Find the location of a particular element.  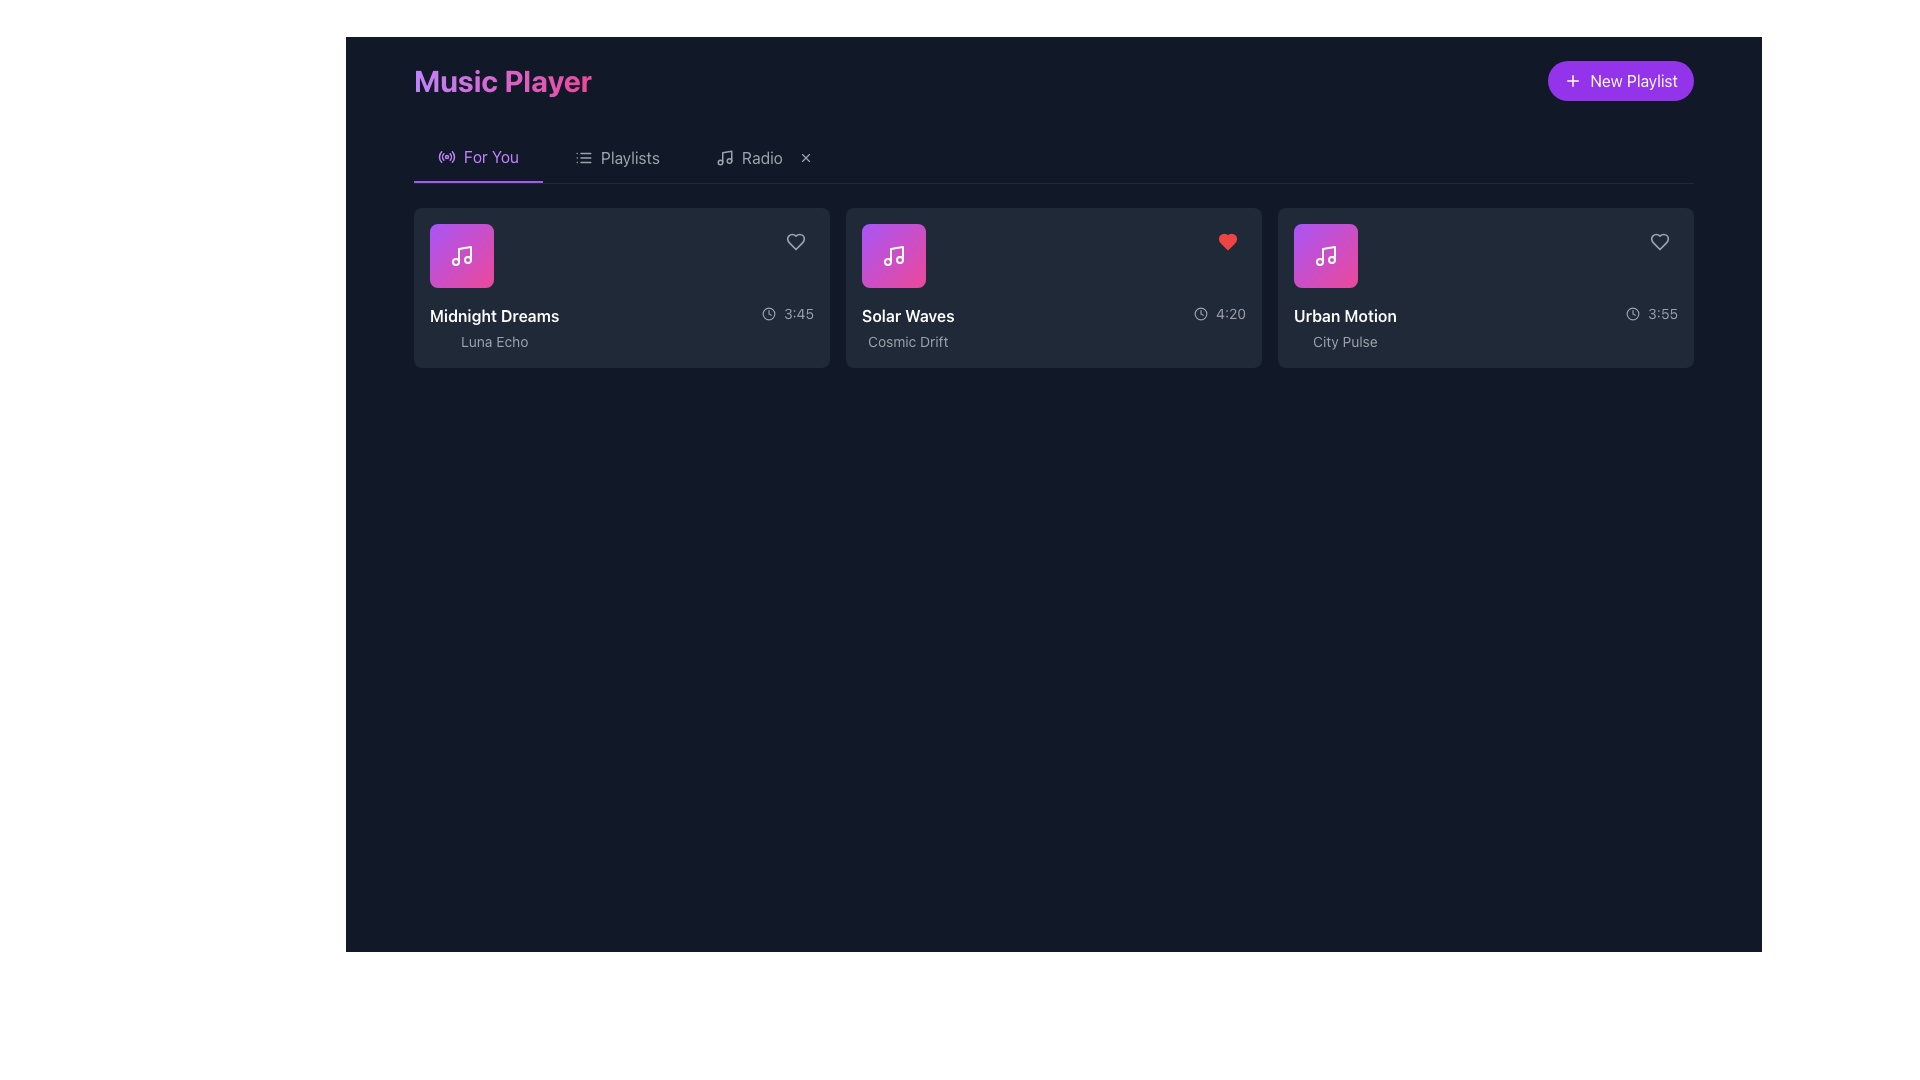

the clock icon located within the 'Urban Motion' item card is located at coordinates (1633, 313).